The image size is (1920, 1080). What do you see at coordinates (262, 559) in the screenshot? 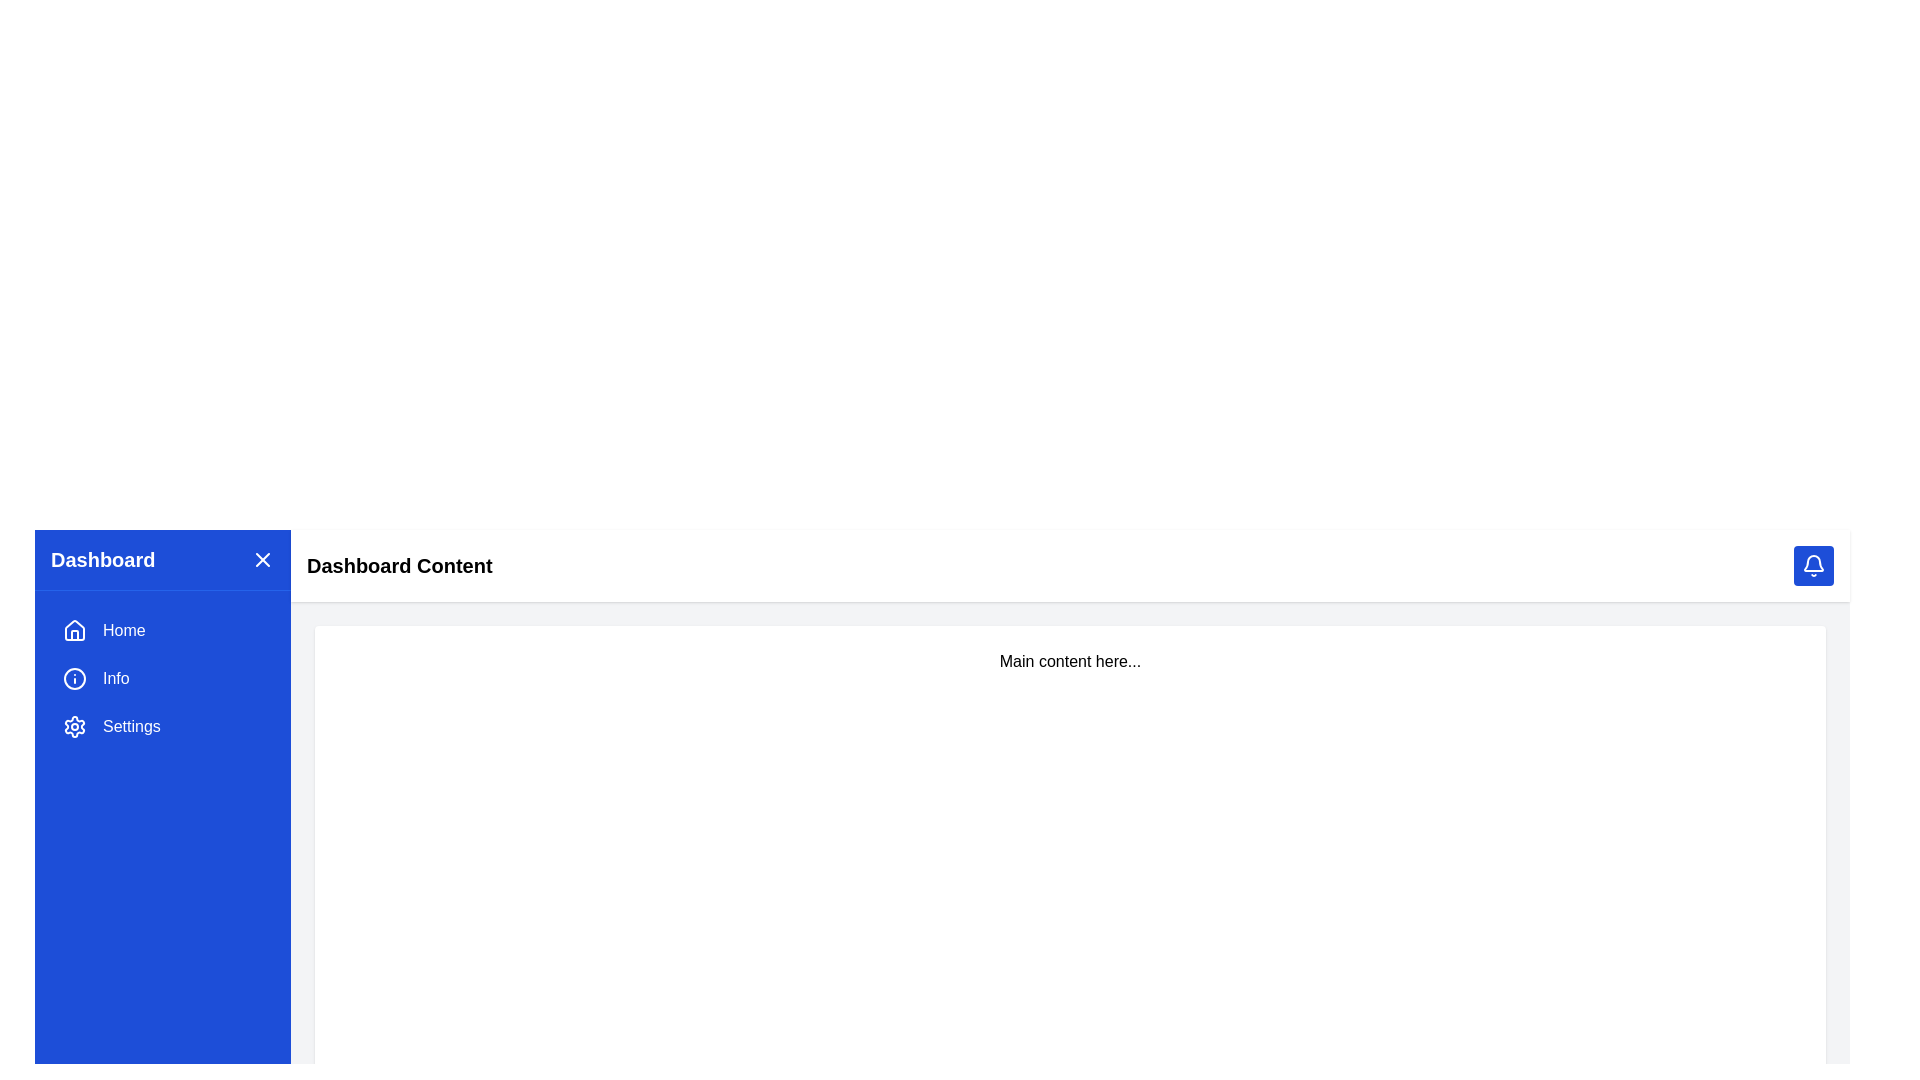
I see `the button positioned to the right of the 'Dashboard' text in the top-right corner of the blue sidebar header` at bounding box center [262, 559].